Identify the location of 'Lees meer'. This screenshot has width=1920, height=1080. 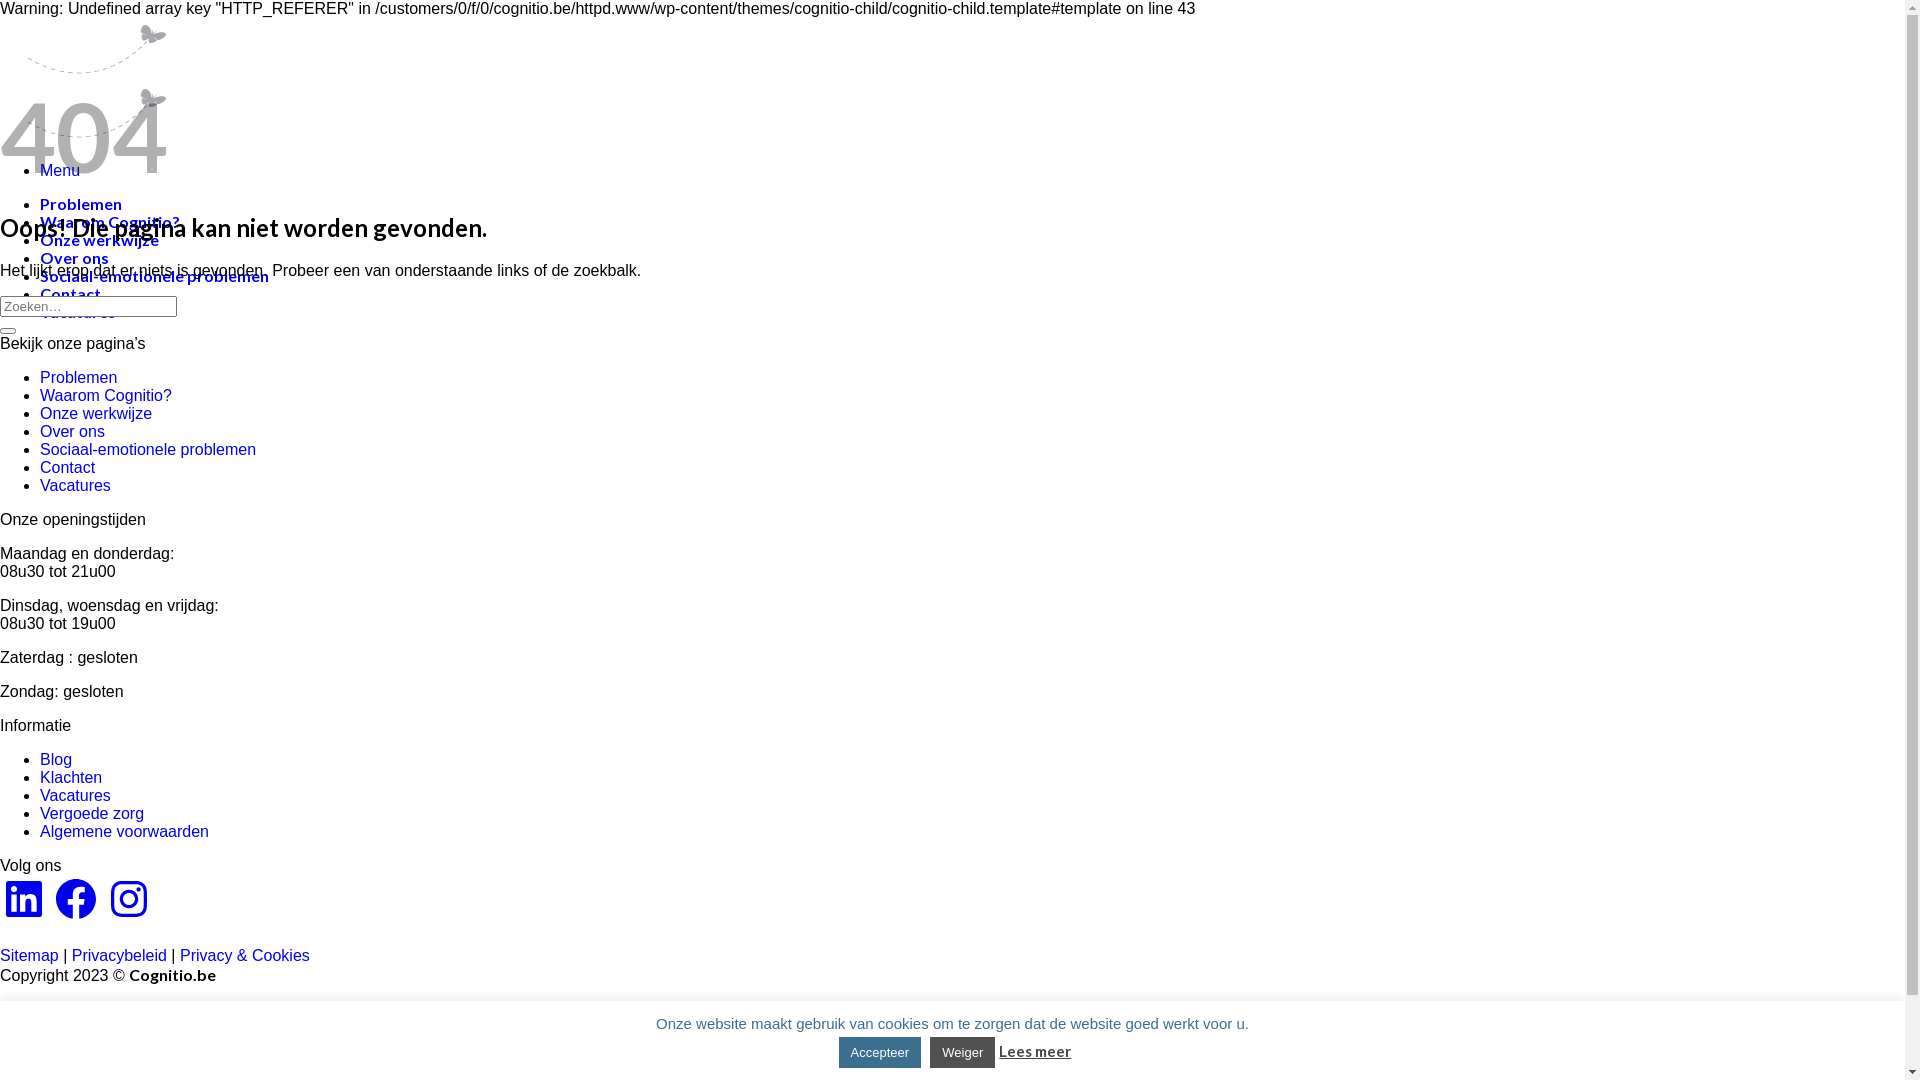
(1035, 1049).